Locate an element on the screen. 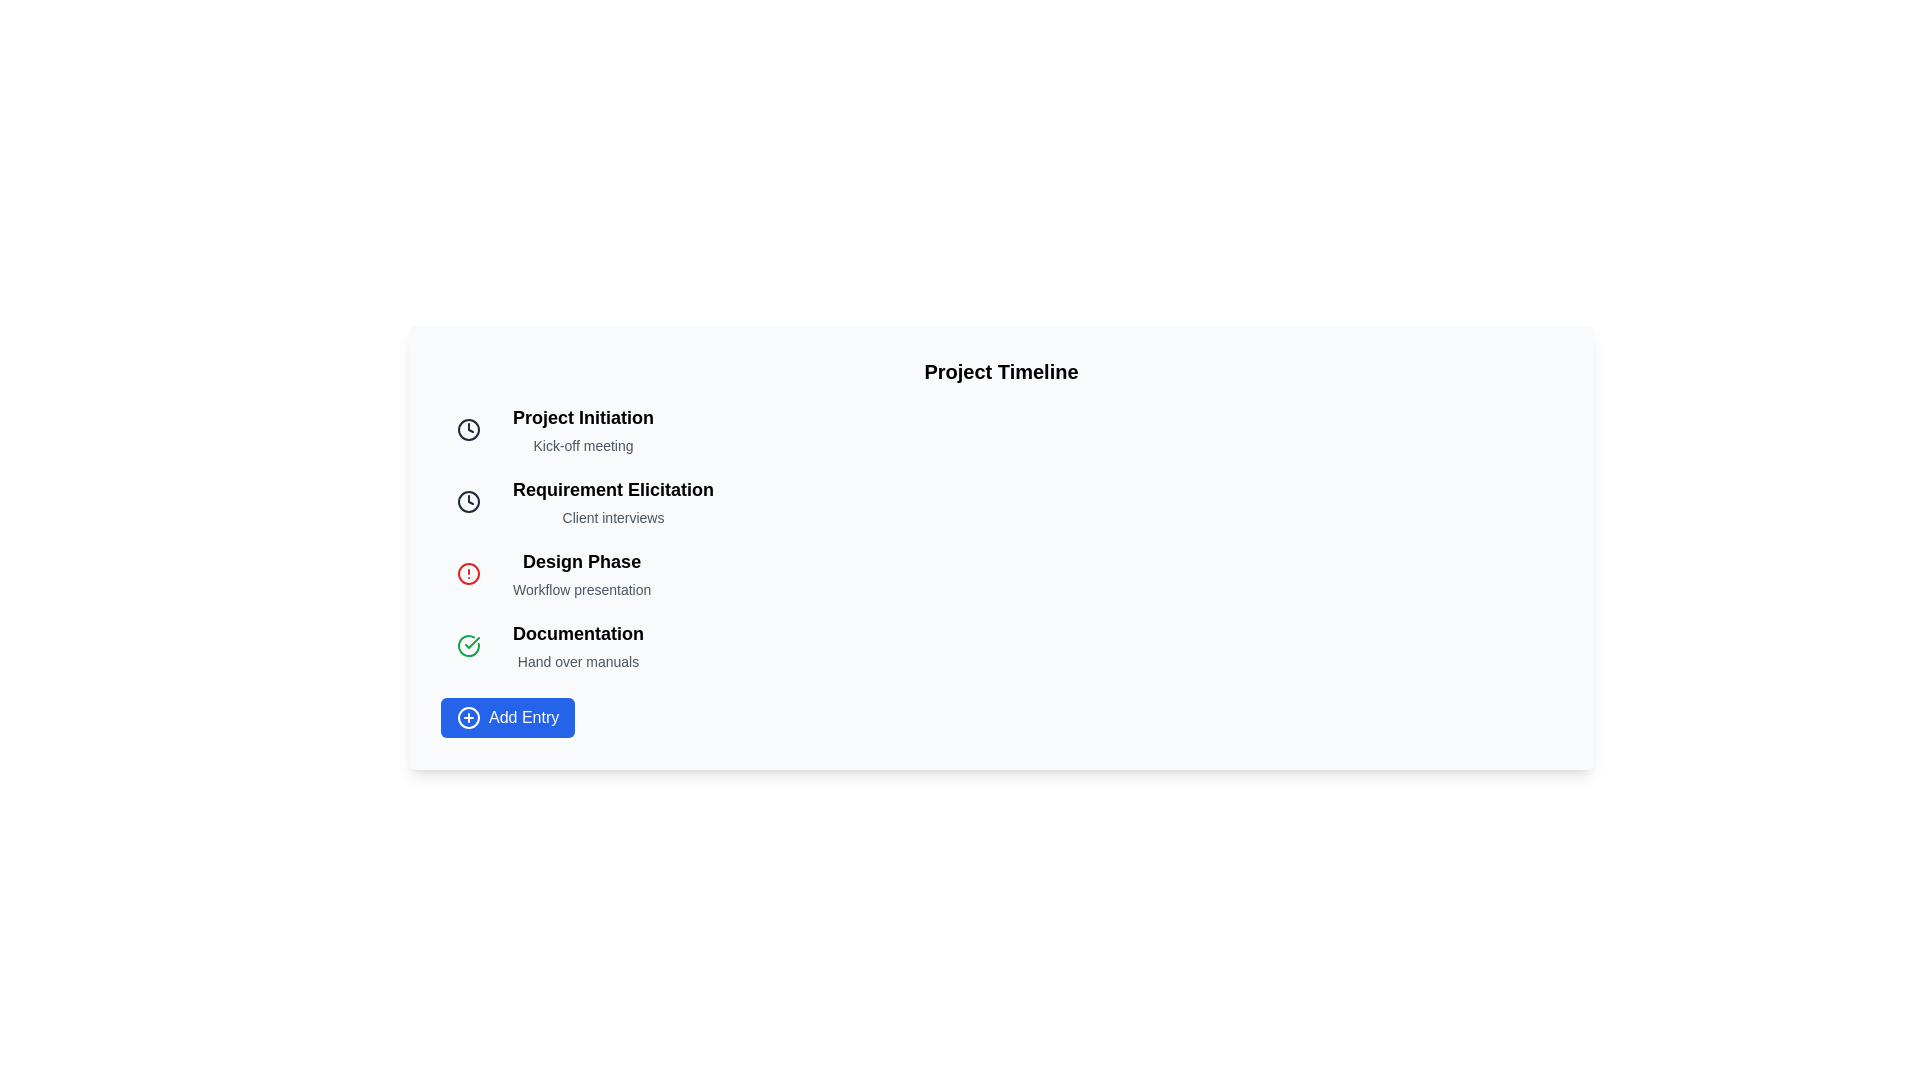 Image resolution: width=1920 pixels, height=1080 pixels. the 'Project Initiation' text label, which is the first item in the list under 'Project Timeline' and is next to a clock icon is located at coordinates (582, 428).